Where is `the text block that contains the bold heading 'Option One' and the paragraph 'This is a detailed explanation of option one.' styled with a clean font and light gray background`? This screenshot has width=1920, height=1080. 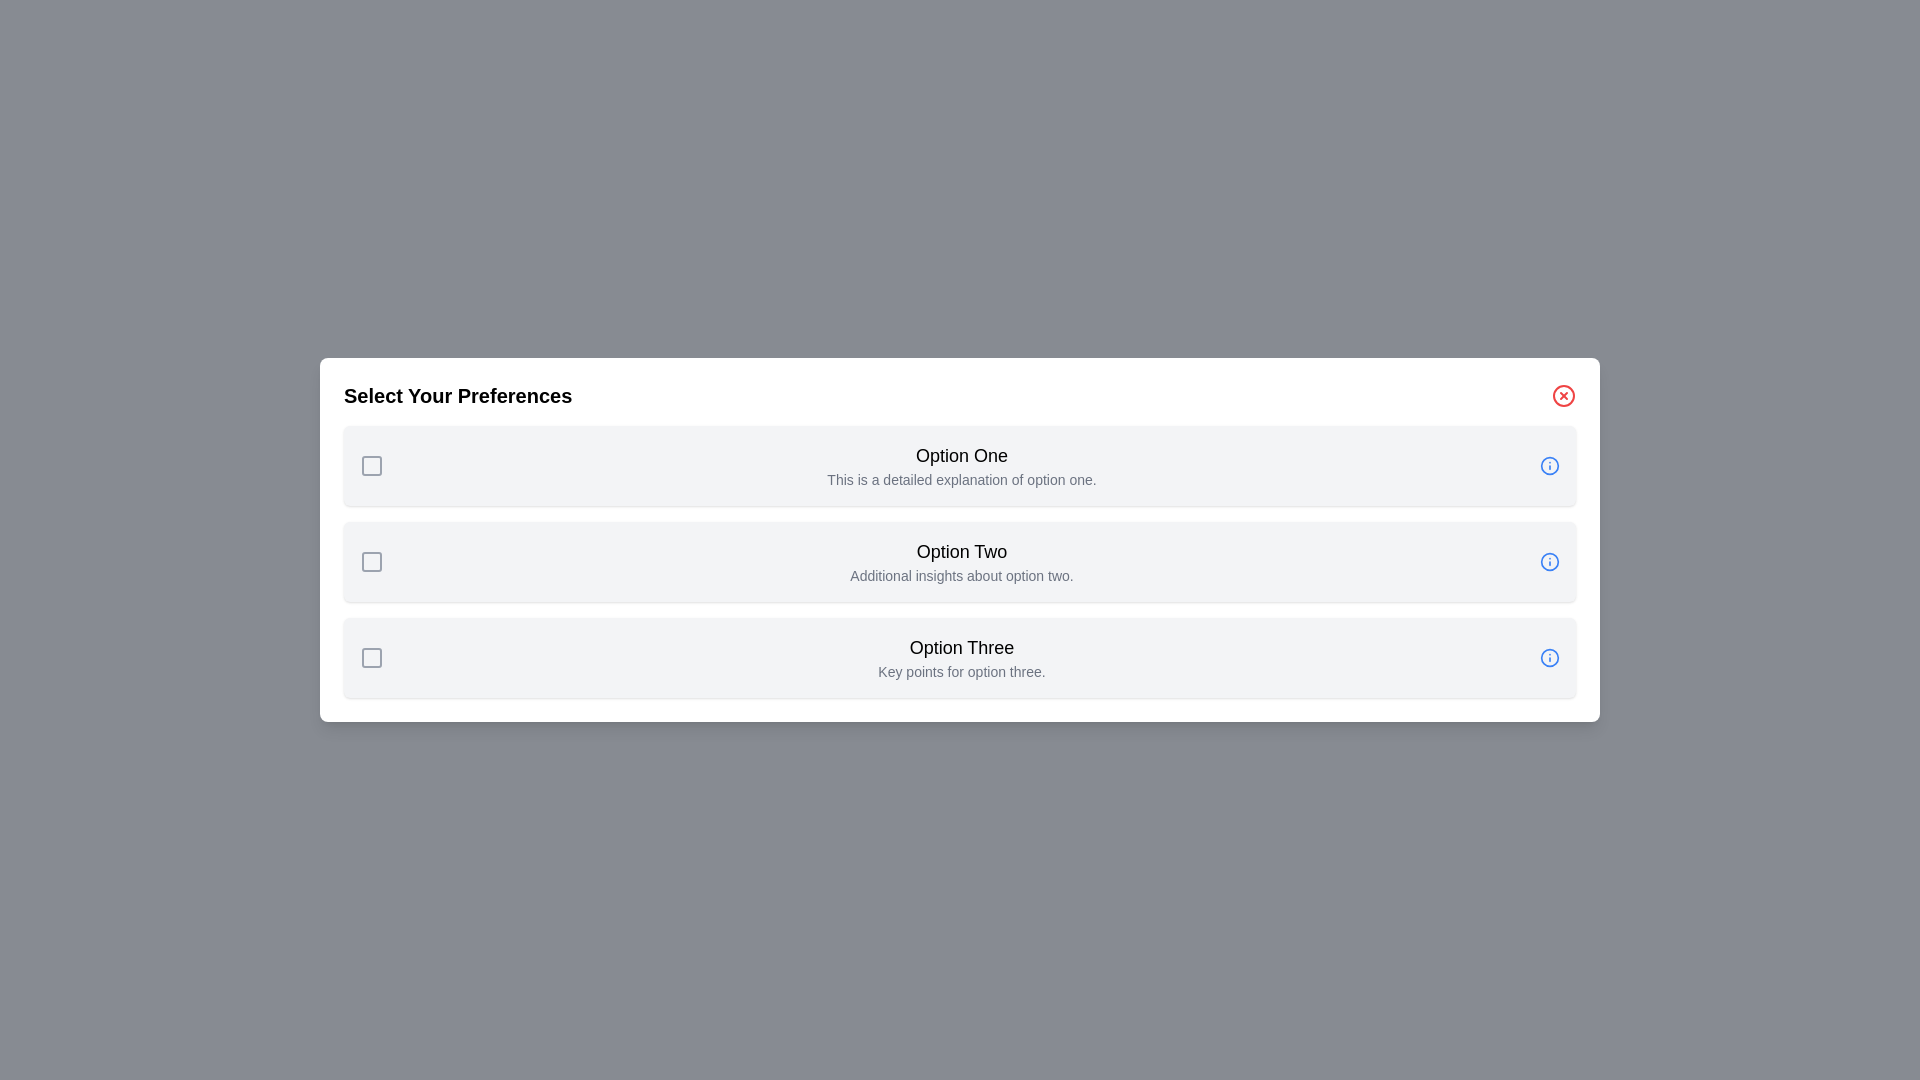 the text block that contains the bold heading 'Option One' and the paragraph 'This is a detailed explanation of option one.' styled with a clean font and light gray background is located at coordinates (961, 466).